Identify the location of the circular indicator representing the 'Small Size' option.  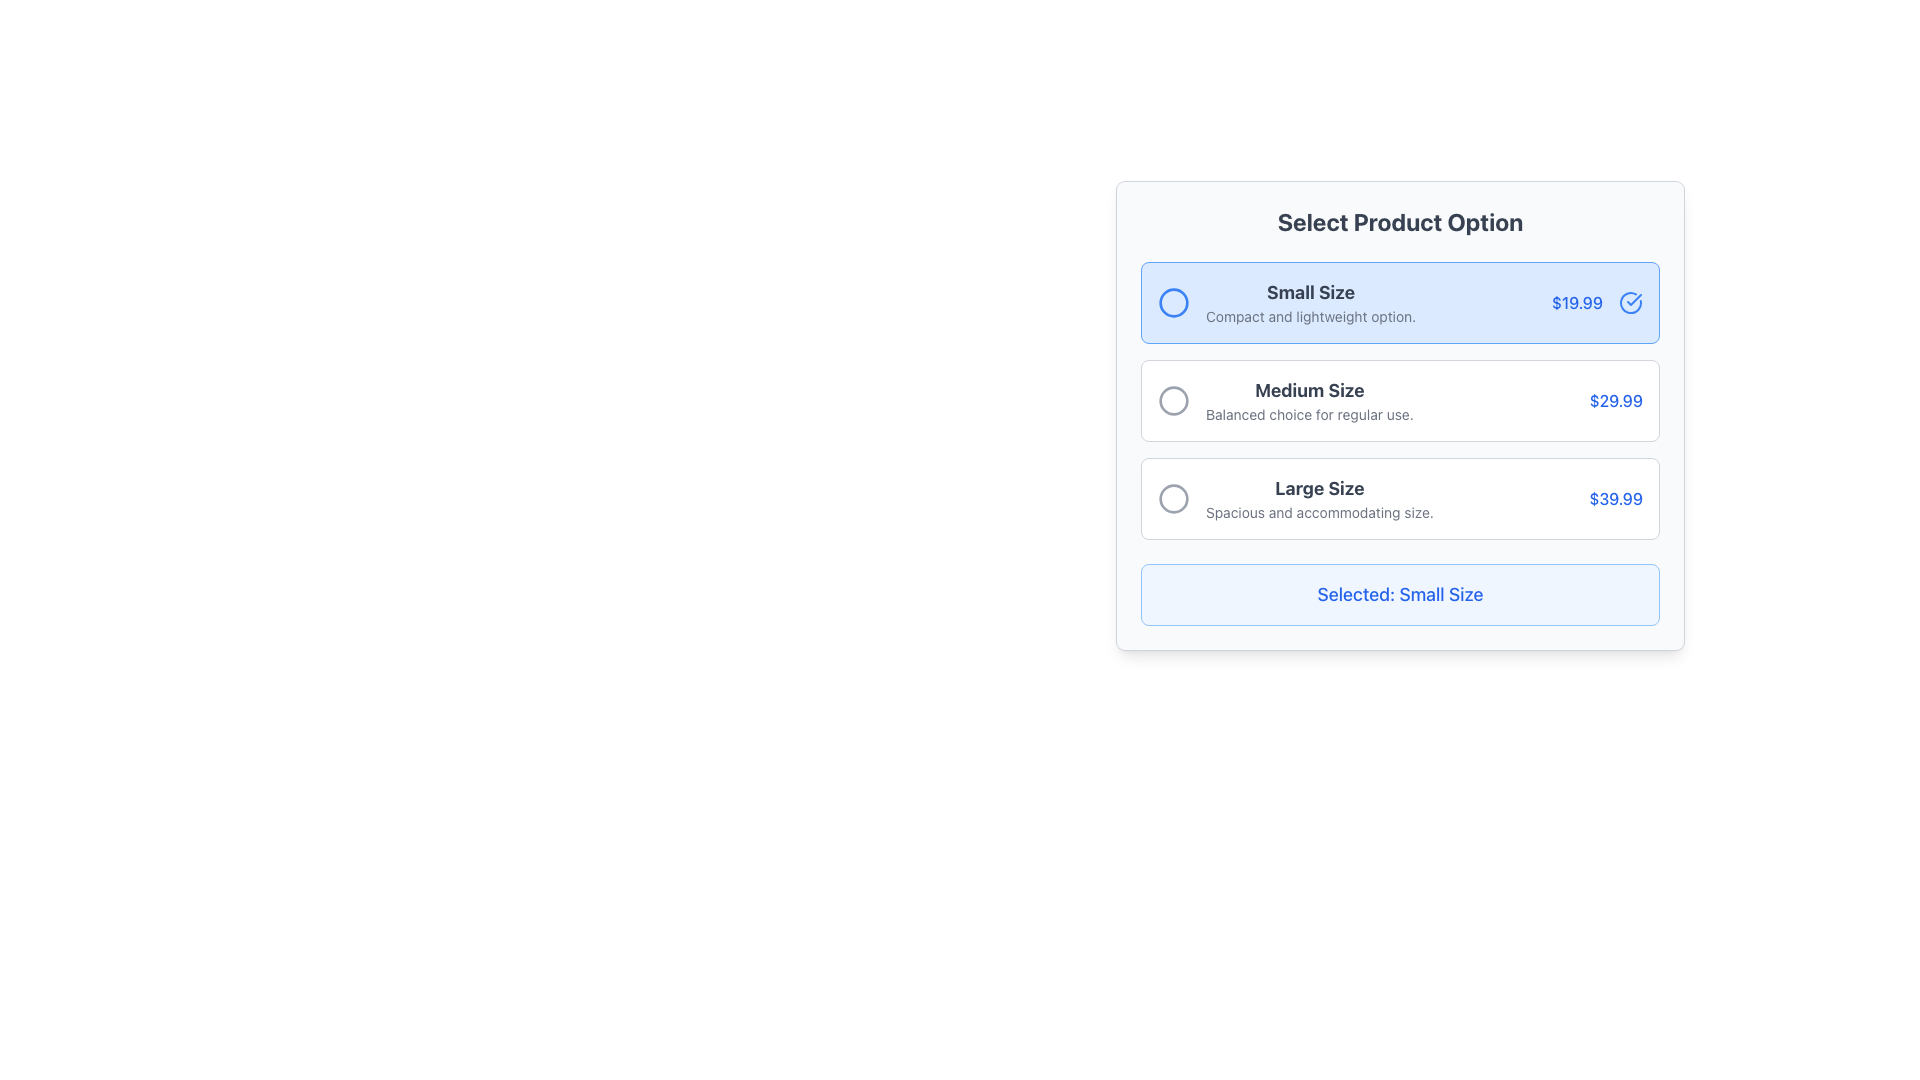
(1174, 303).